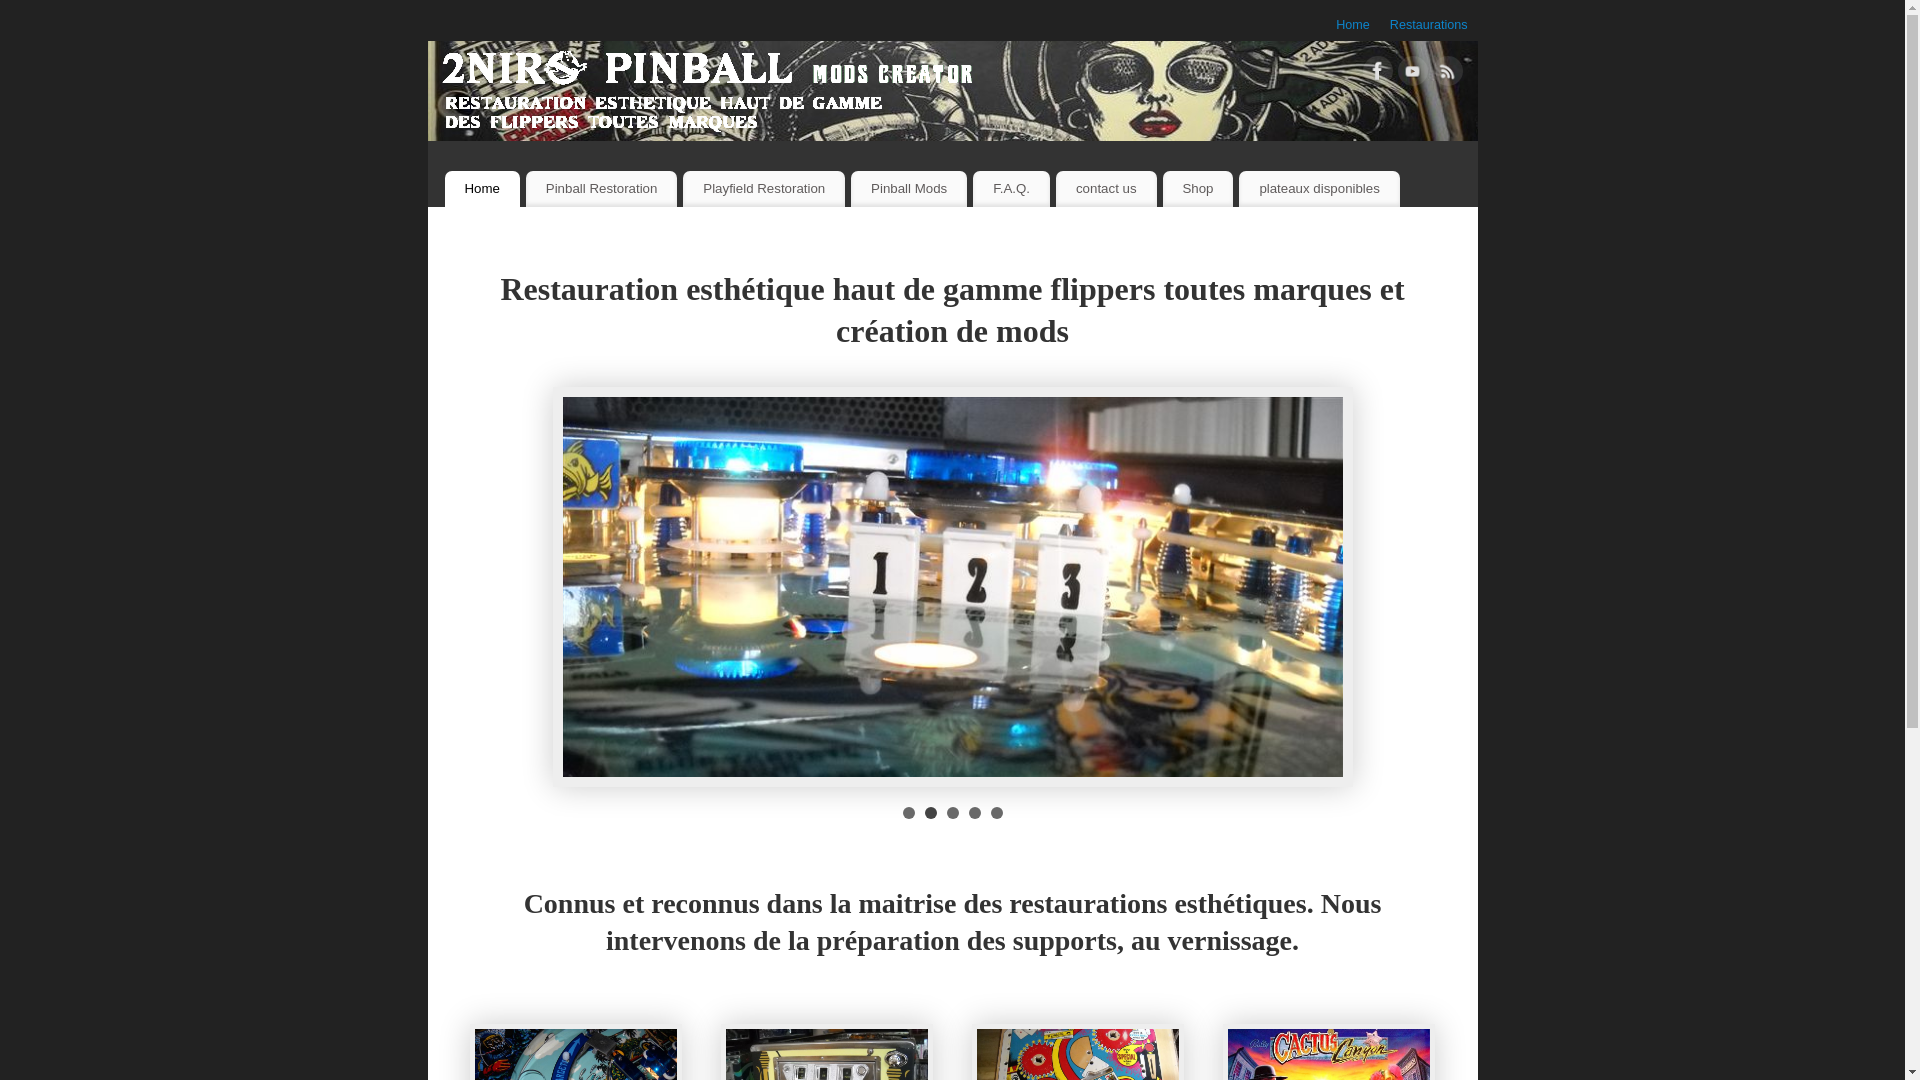 Image resolution: width=1920 pixels, height=1080 pixels. What do you see at coordinates (762, 189) in the screenshot?
I see `'Playfield Restoration'` at bounding box center [762, 189].